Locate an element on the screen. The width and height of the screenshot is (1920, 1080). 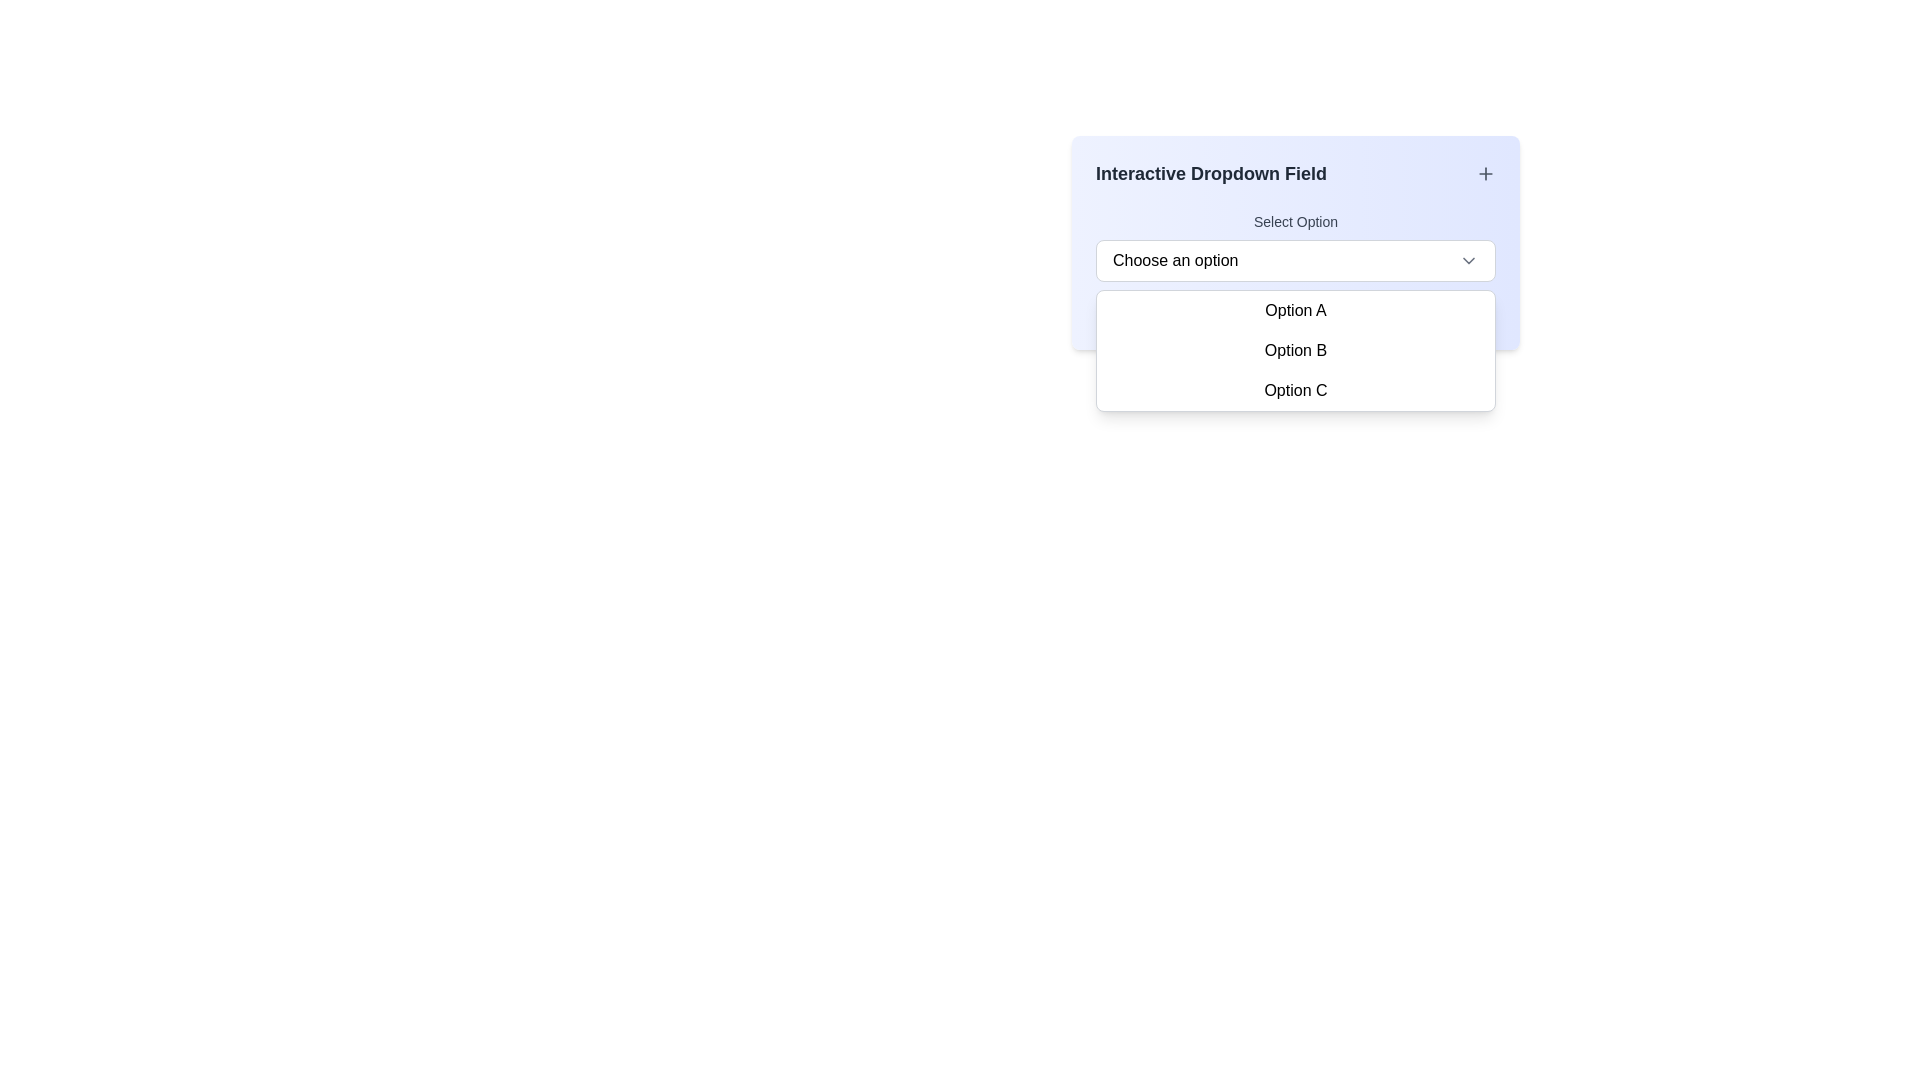
the dropdown menu located inside the 'Interactive Dropdown Field' labeled 'Select Option' is located at coordinates (1296, 245).